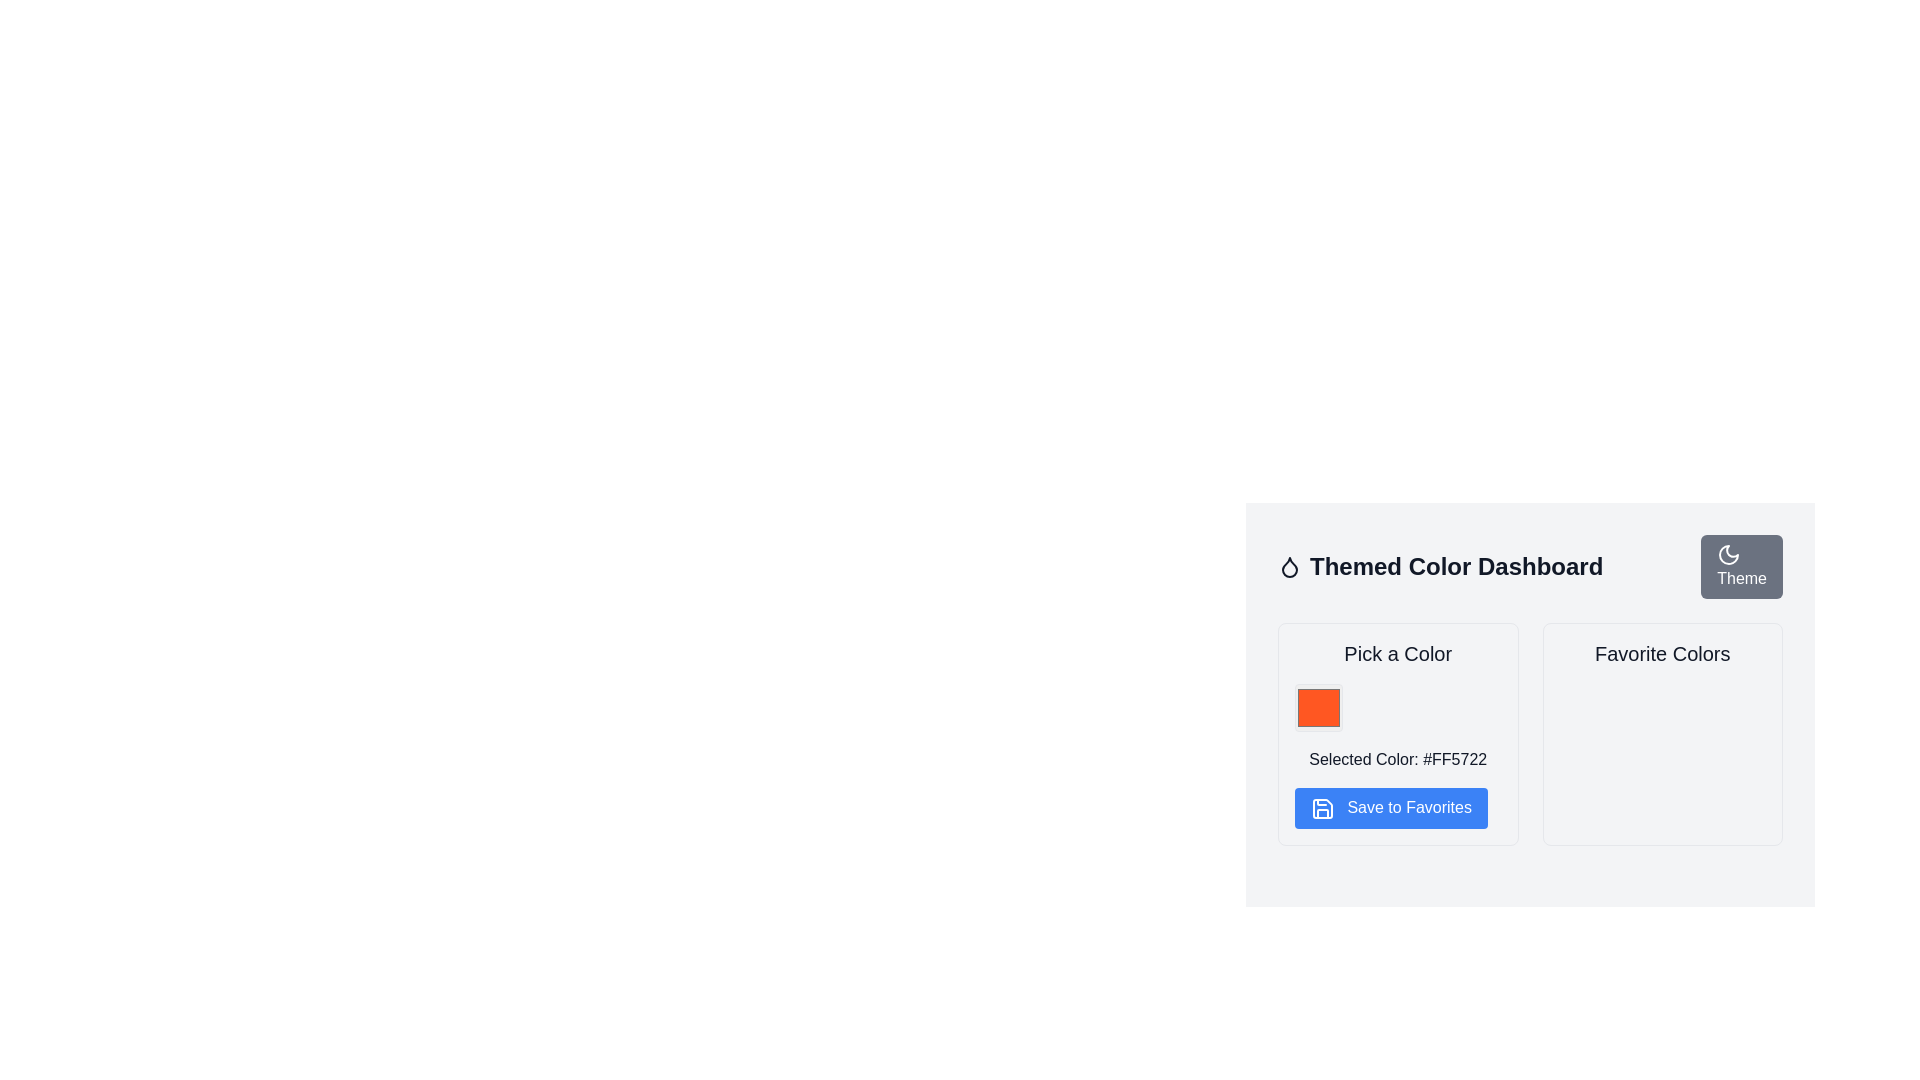 The width and height of the screenshot is (1920, 1080). What do you see at coordinates (1290, 567) in the screenshot?
I see `the decorative icon located in the top-left corner of the header area of the 'Themed Color Dashboard', which symbolizes water or color` at bounding box center [1290, 567].